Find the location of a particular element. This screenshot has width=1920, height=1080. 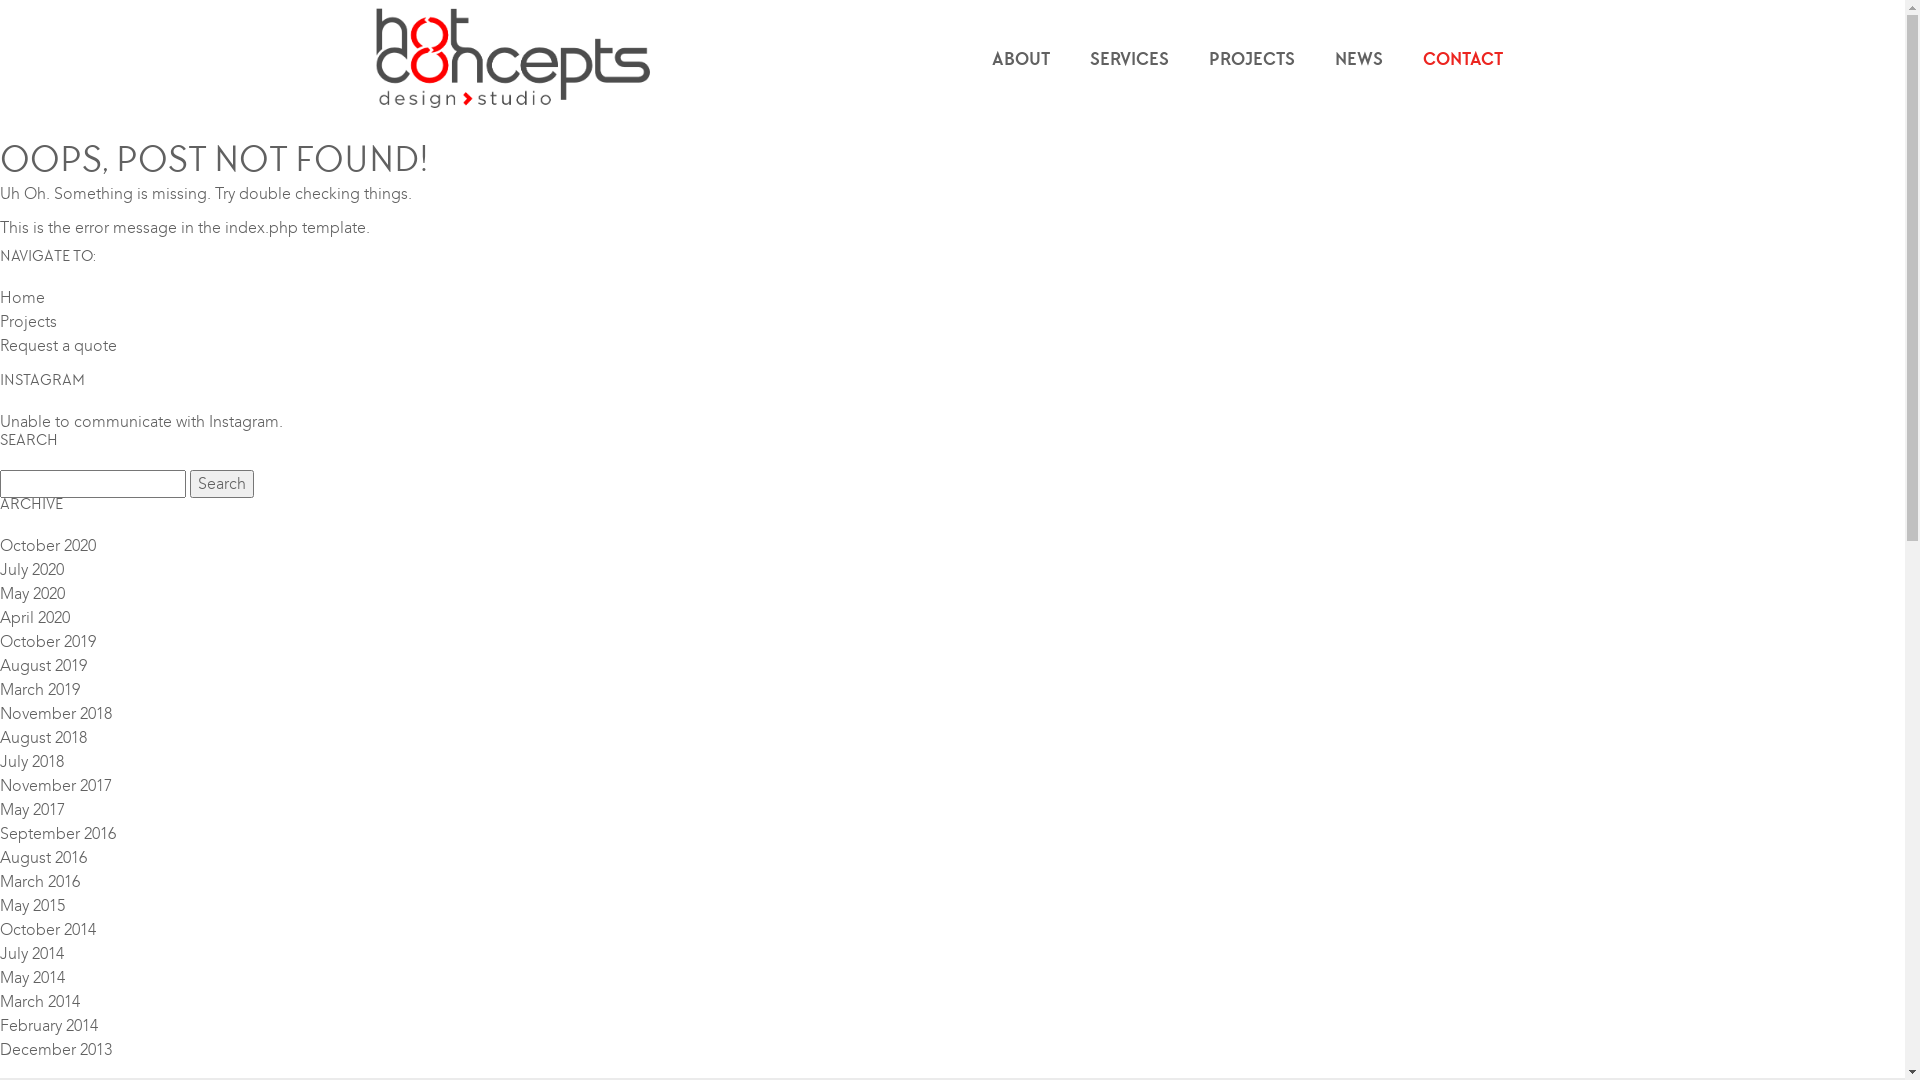

'SERVICES' is located at coordinates (1088, 59).